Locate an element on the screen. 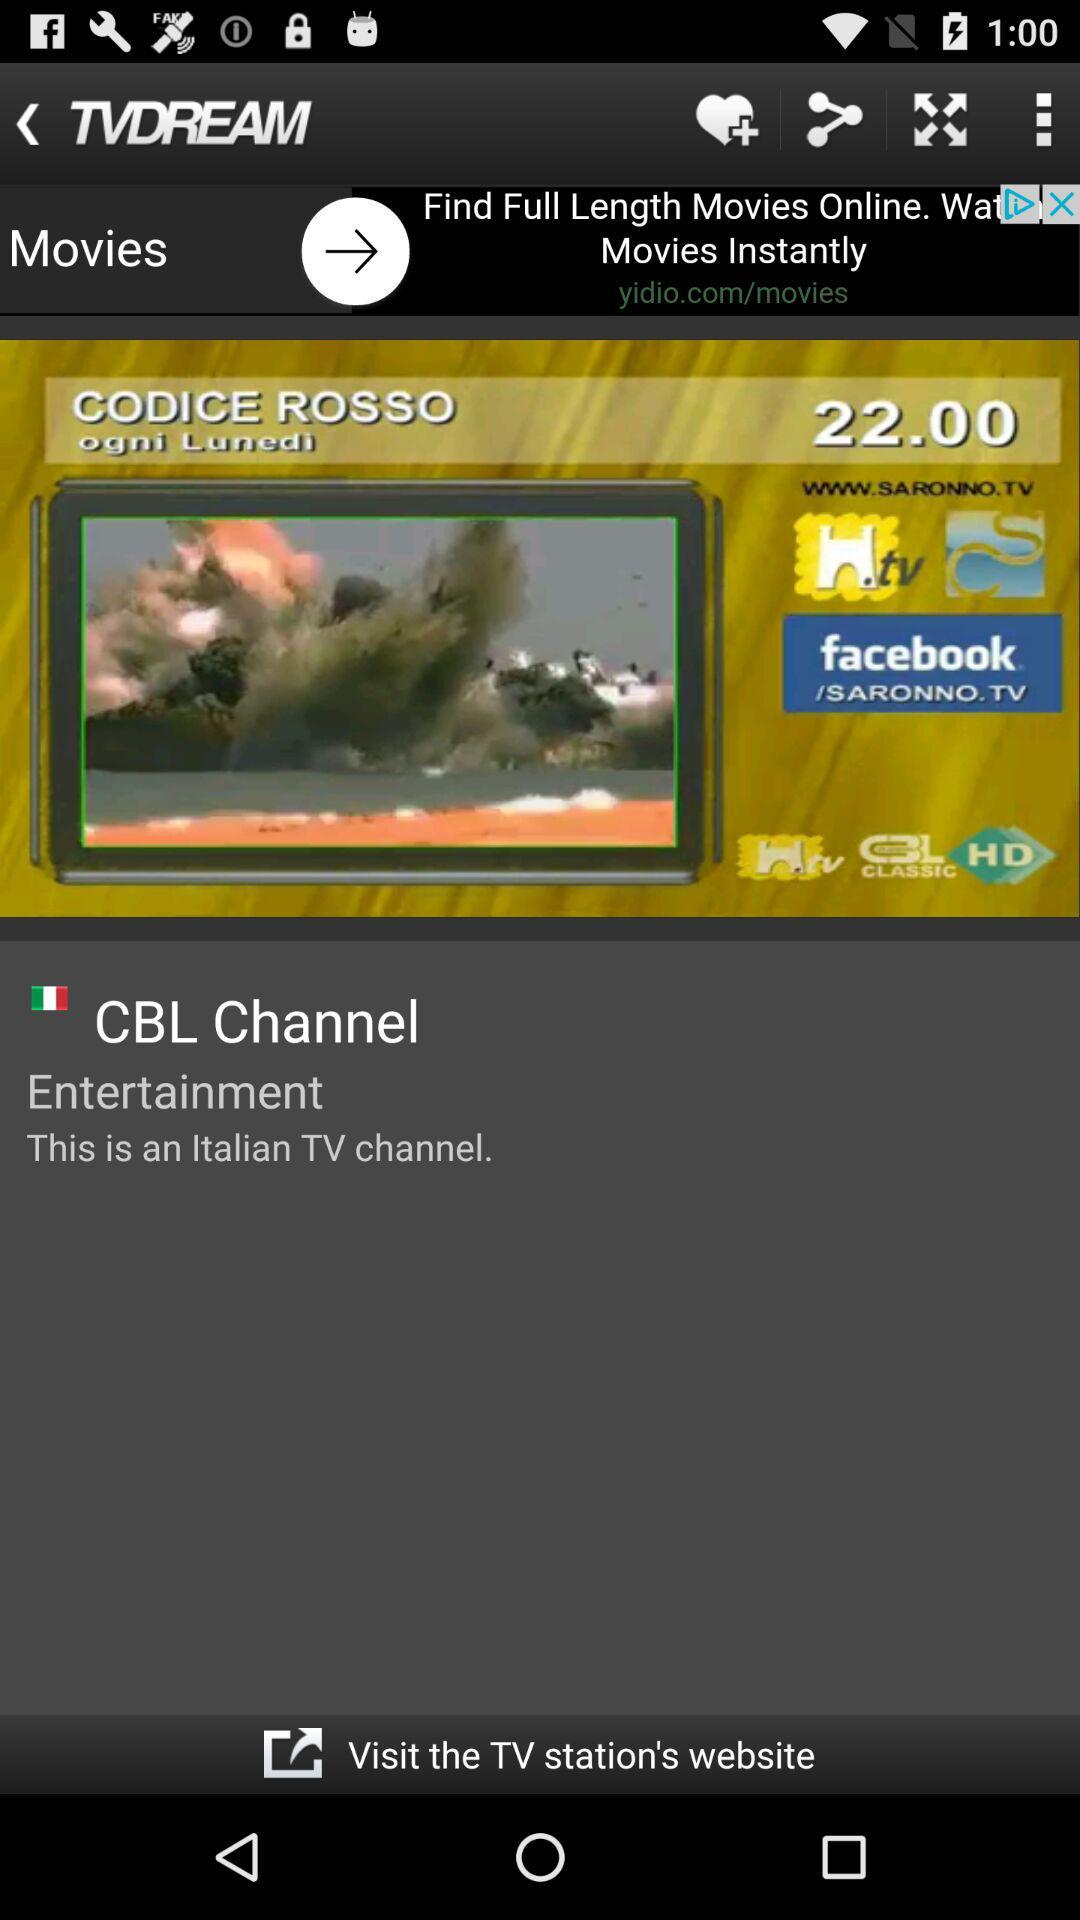 This screenshot has height=1920, width=1080. paint bar is located at coordinates (540, 249).